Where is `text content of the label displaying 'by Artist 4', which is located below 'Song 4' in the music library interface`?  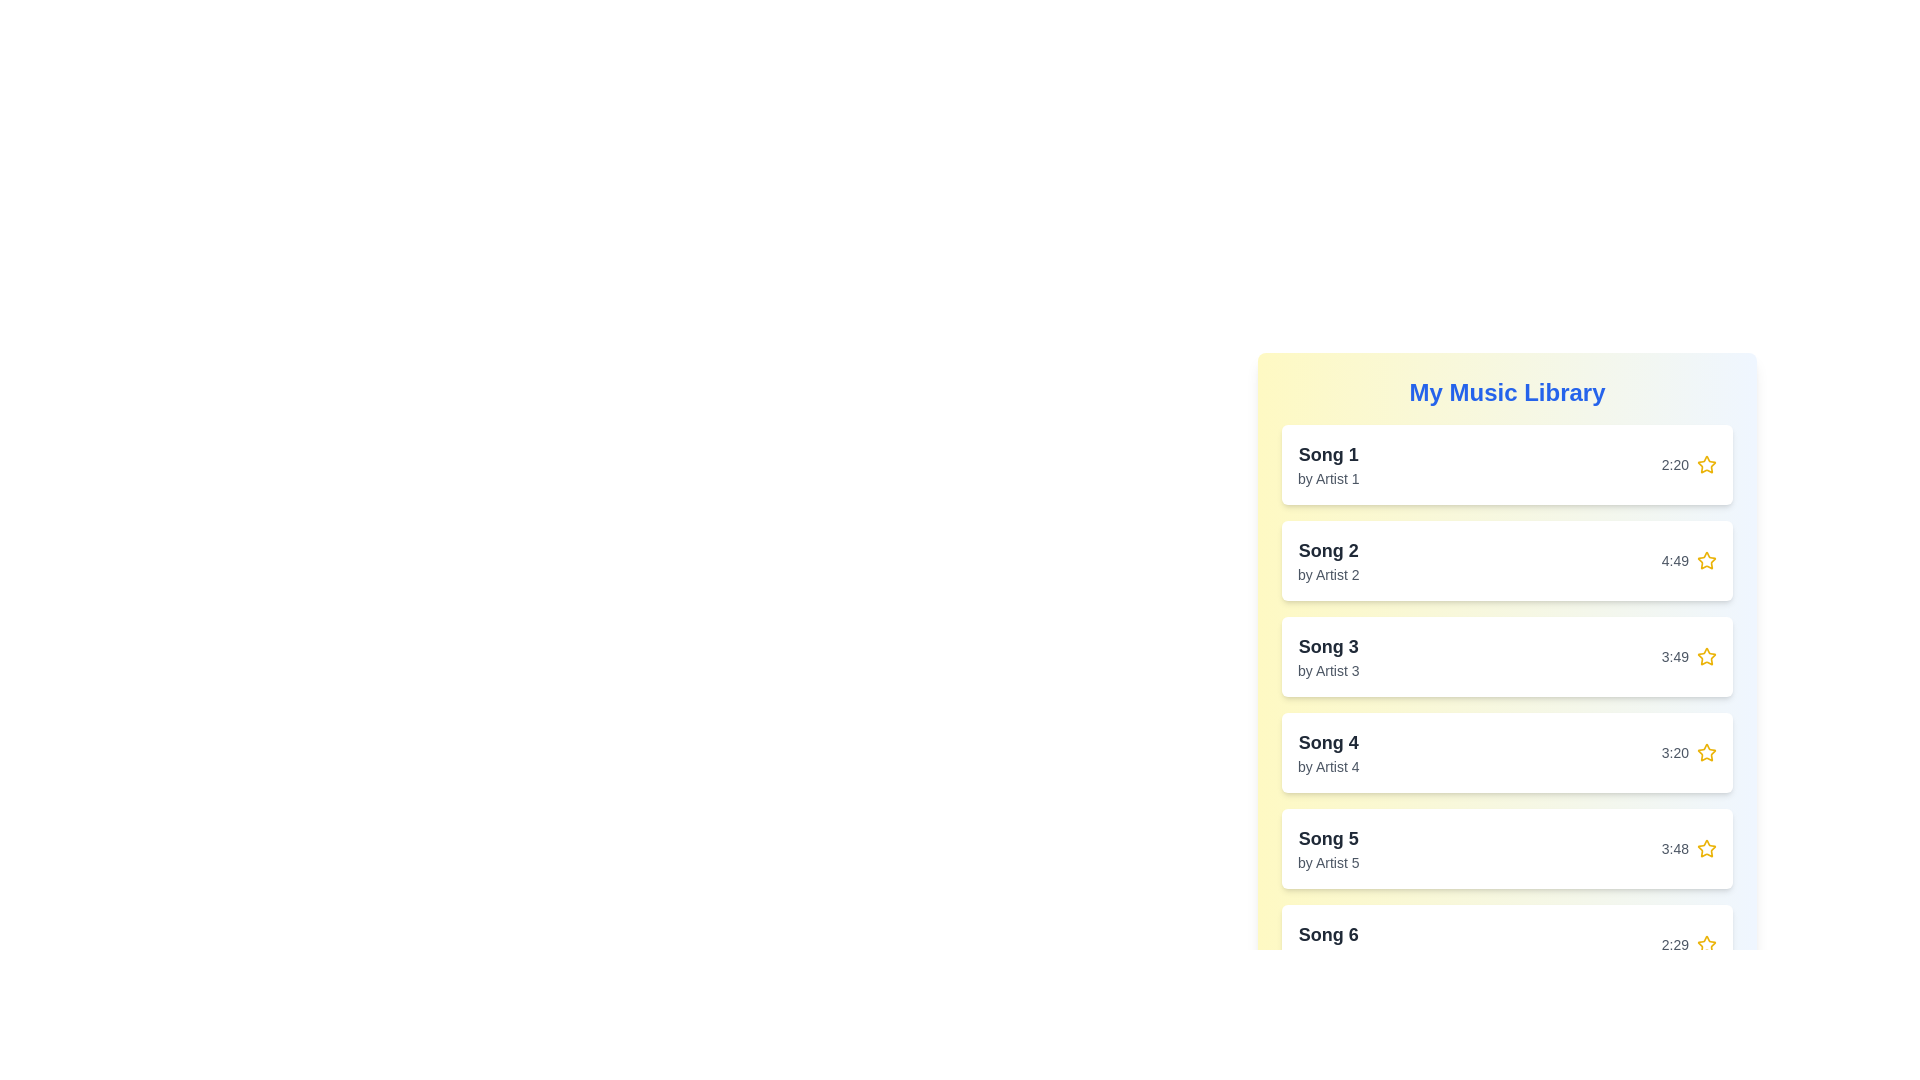 text content of the label displaying 'by Artist 4', which is located below 'Song 4' in the music library interface is located at coordinates (1328, 766).